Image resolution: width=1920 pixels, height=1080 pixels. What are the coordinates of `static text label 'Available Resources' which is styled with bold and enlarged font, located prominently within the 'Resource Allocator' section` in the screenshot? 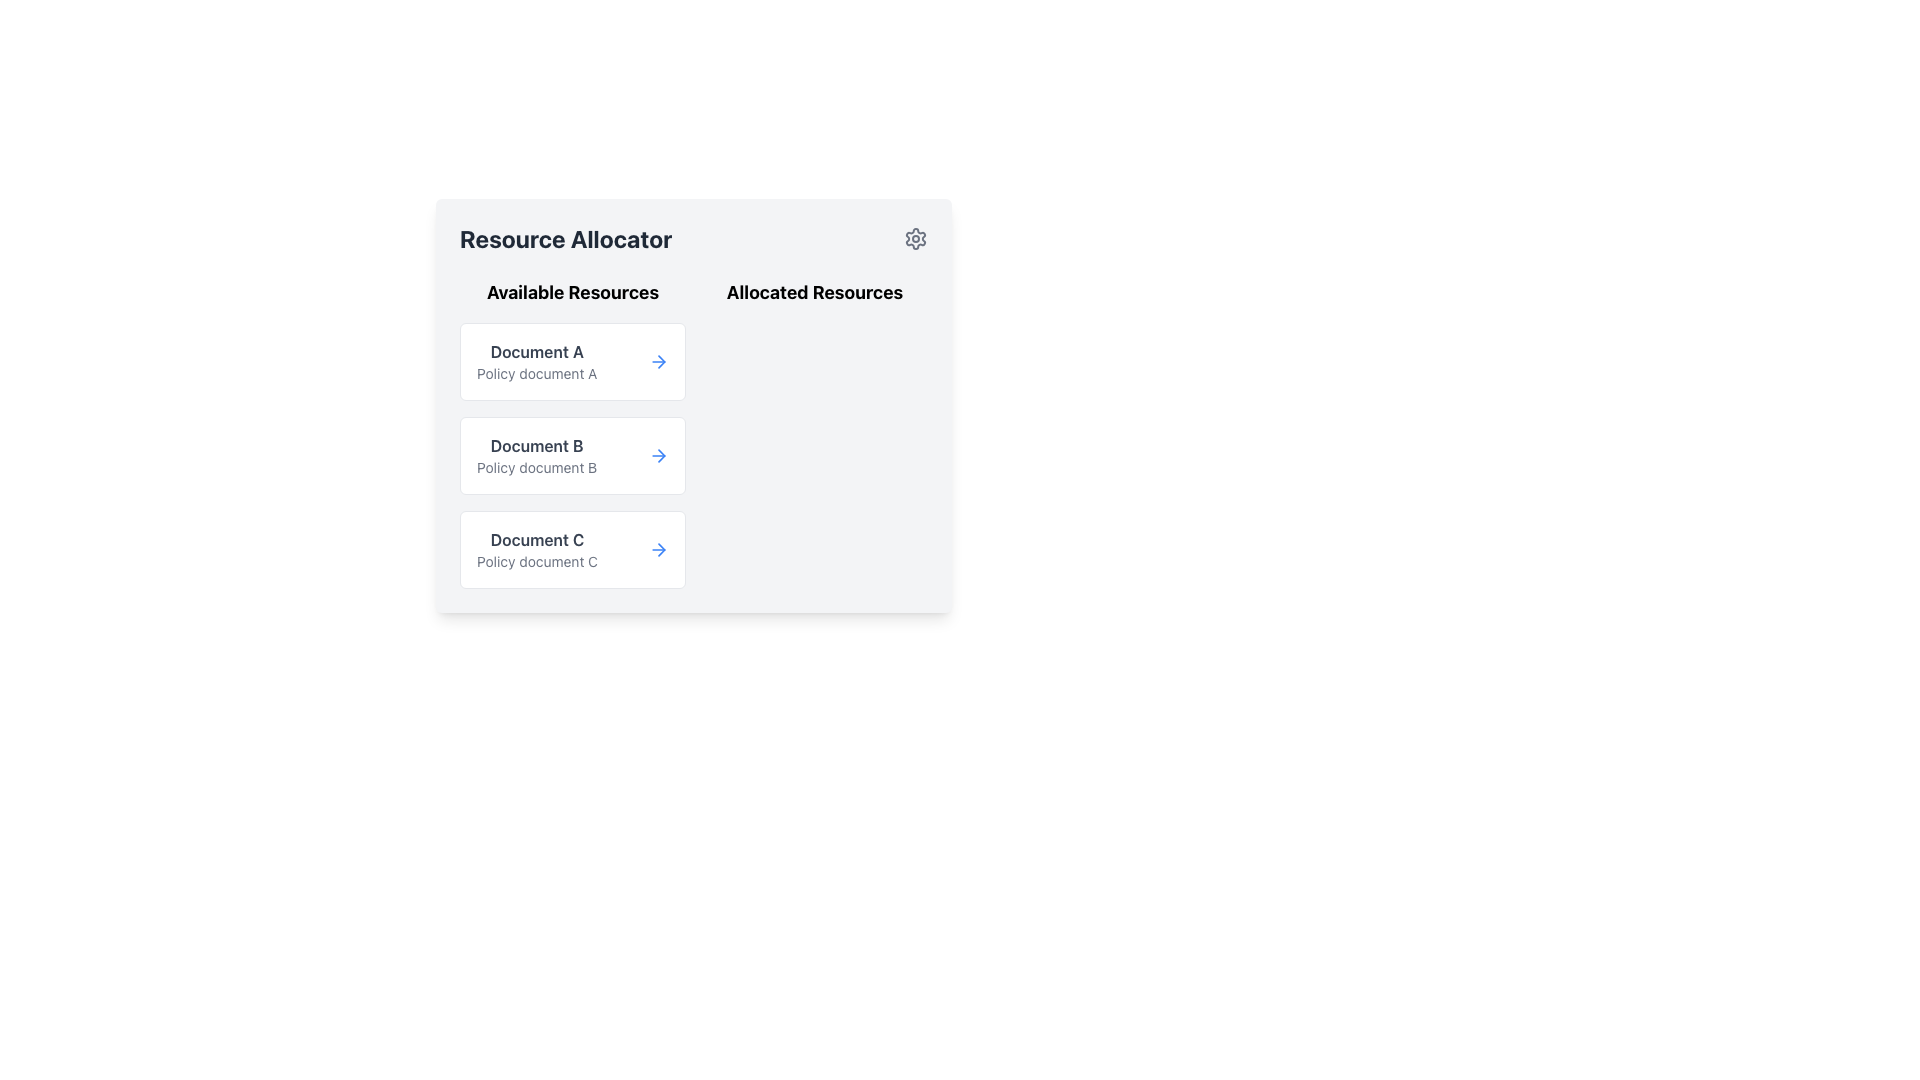 It's located at (571, 293).